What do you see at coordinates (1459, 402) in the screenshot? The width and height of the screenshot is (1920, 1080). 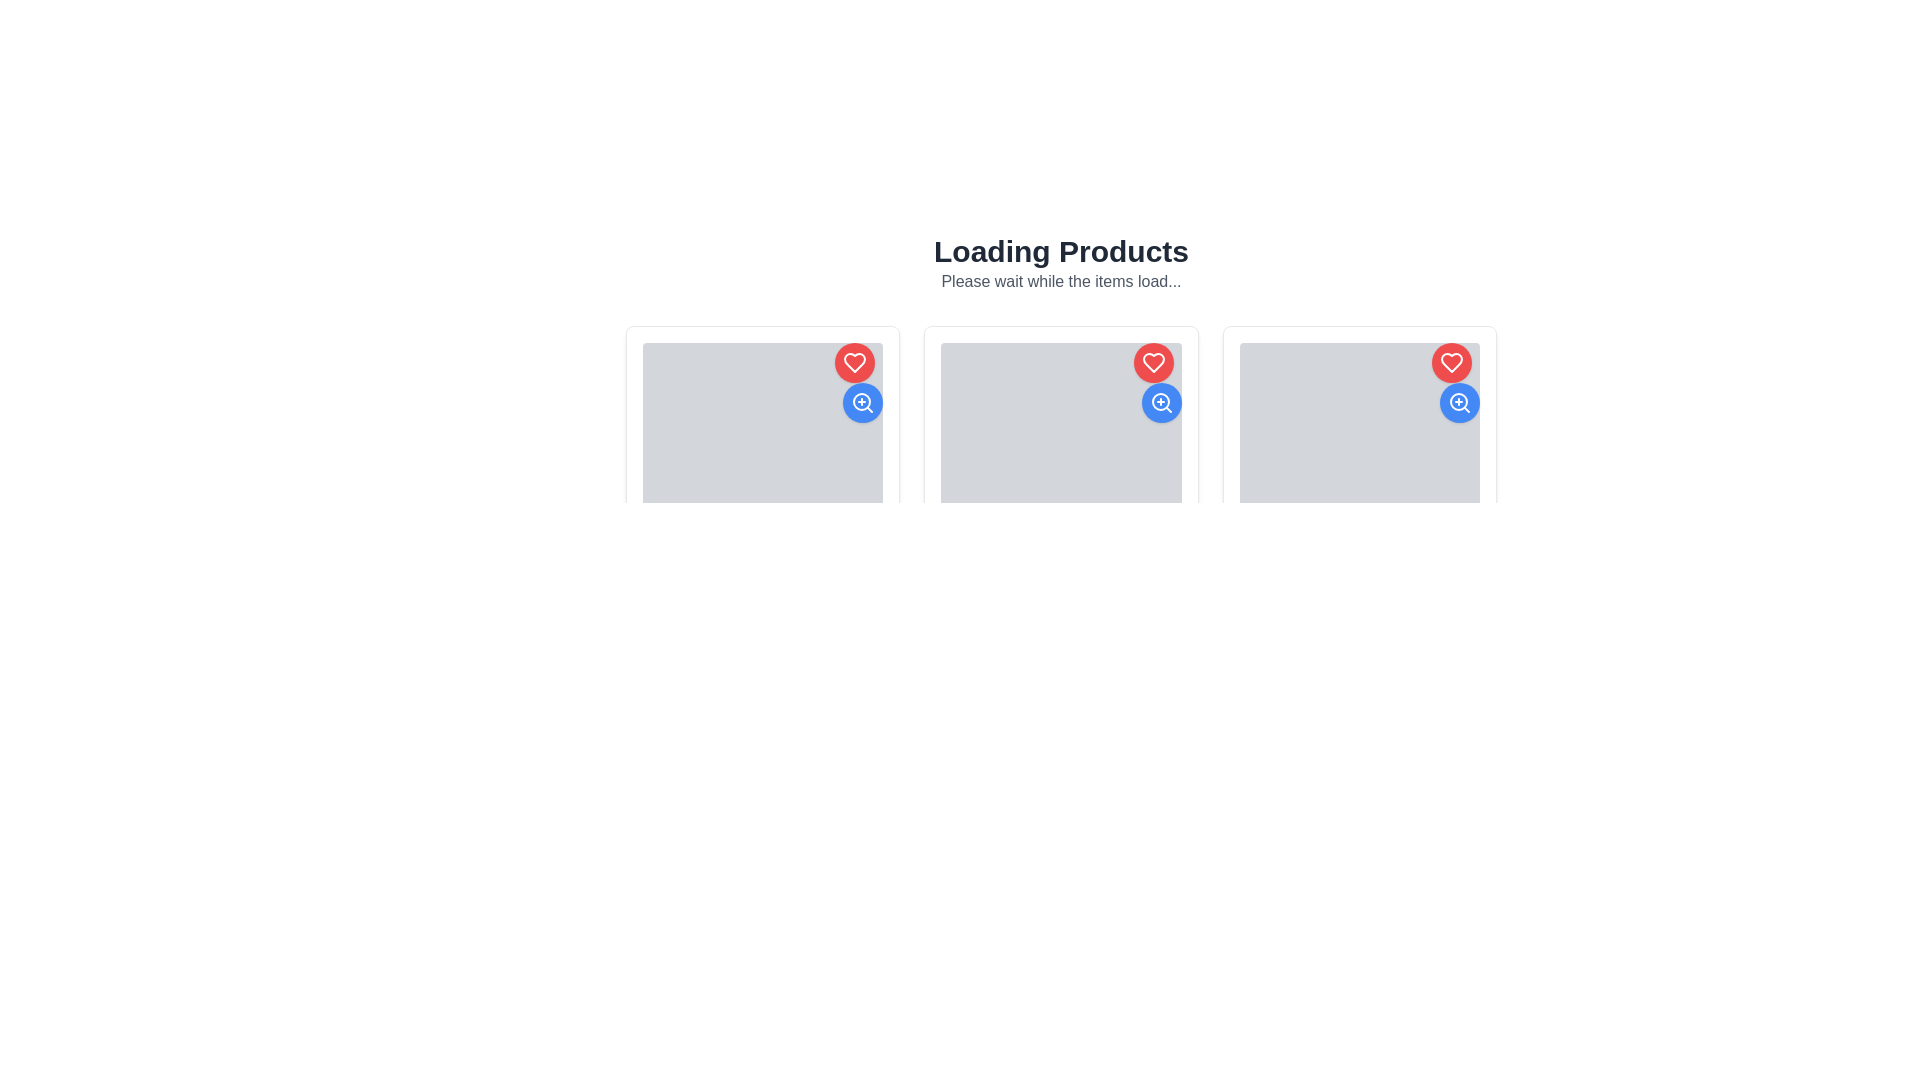 I see `the magnifying glass icon with a plus symbol inside the blue circular button located at the bottom-right corner of the second card` at bounding box center [1459, 402].